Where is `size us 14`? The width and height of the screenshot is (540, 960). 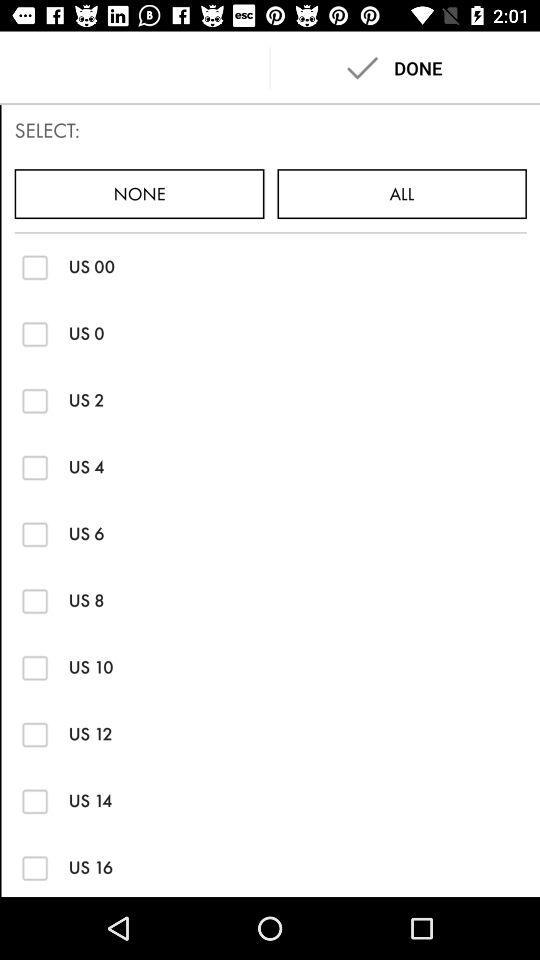 size us 14 is located at coordinates (35, 801).